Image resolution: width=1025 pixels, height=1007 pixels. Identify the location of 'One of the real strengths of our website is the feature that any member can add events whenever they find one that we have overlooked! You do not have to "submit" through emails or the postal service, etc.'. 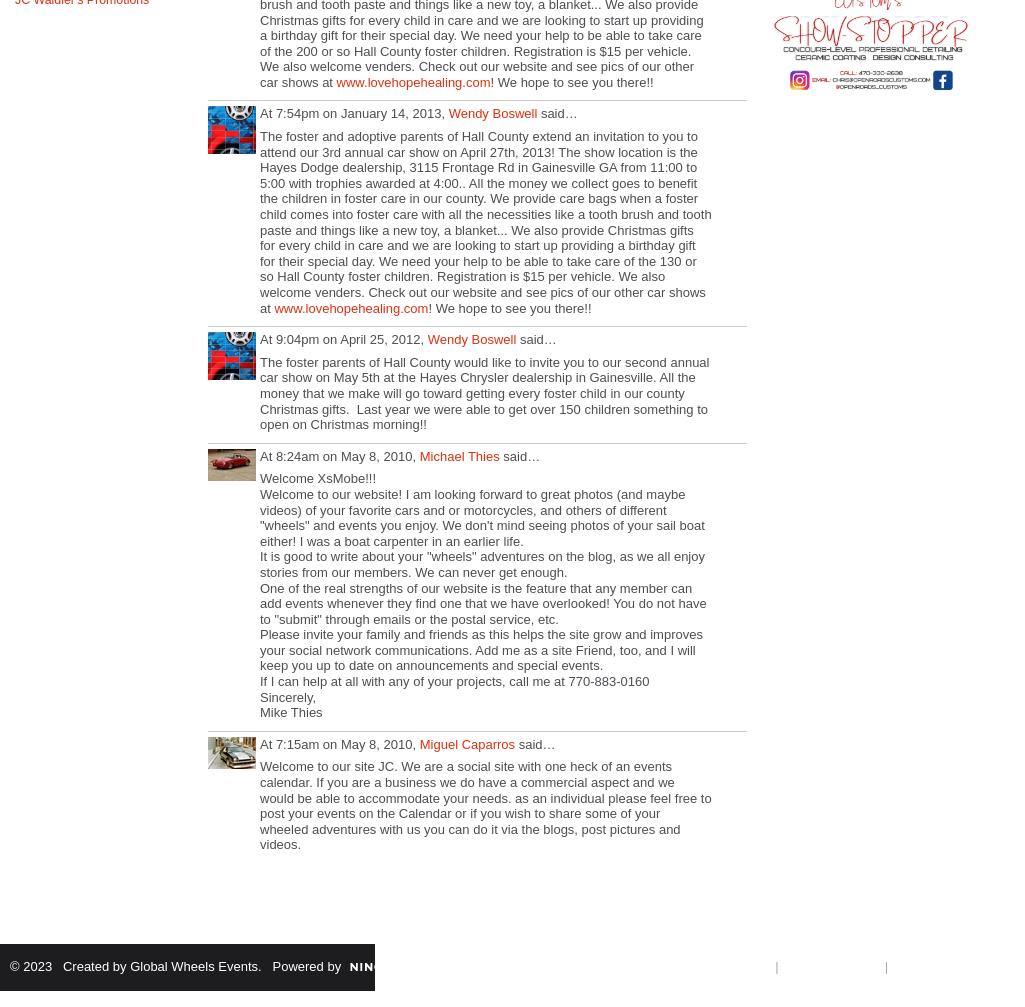
(482, 601).